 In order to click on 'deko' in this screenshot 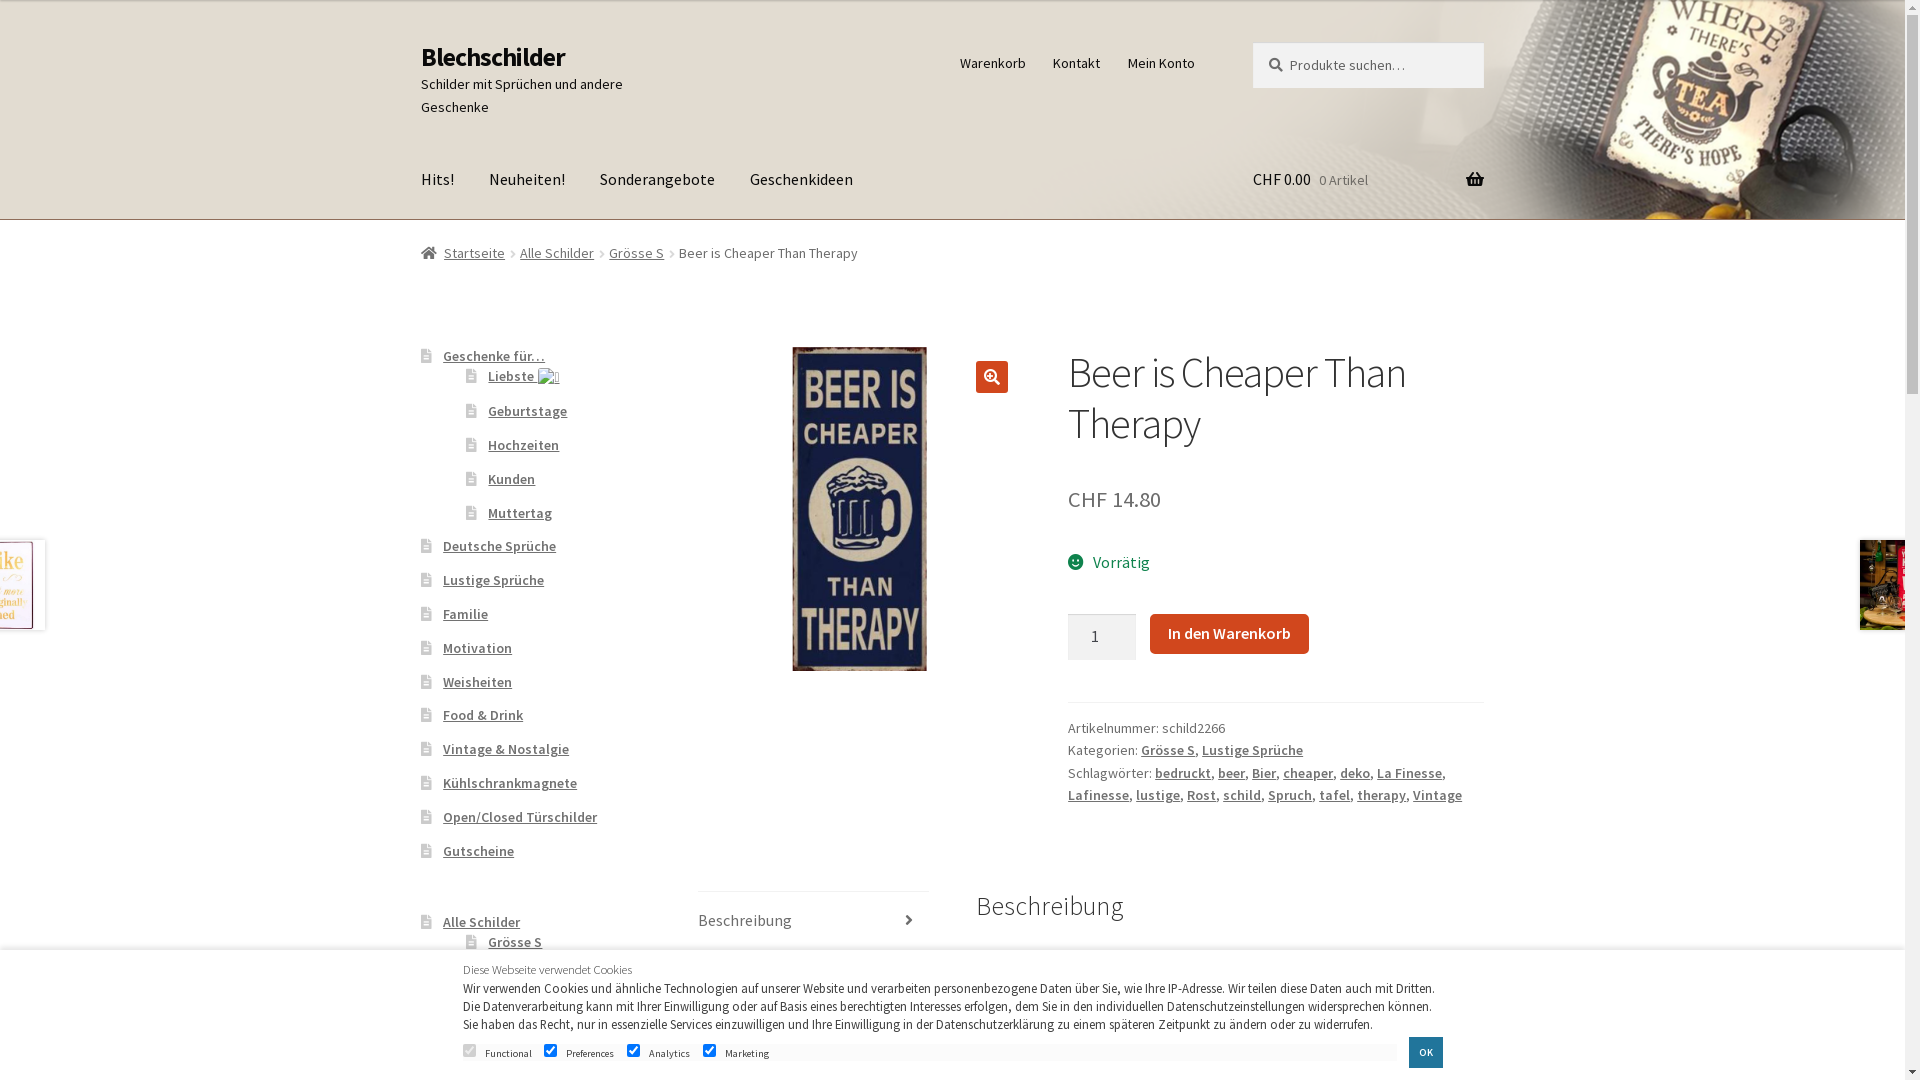, I will do `click(1354, 771)`.